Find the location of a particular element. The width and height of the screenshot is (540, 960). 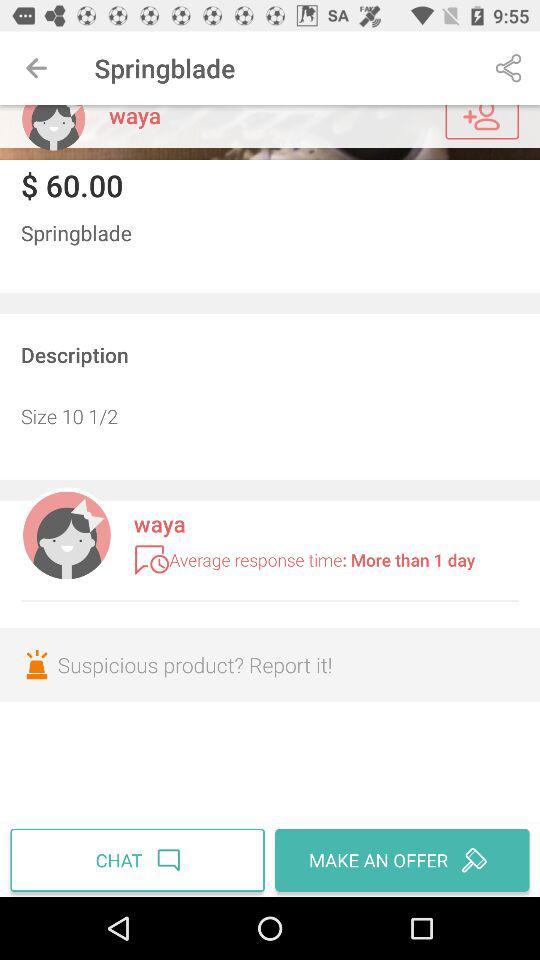

the chat icon is located at coordinates (139, 859).